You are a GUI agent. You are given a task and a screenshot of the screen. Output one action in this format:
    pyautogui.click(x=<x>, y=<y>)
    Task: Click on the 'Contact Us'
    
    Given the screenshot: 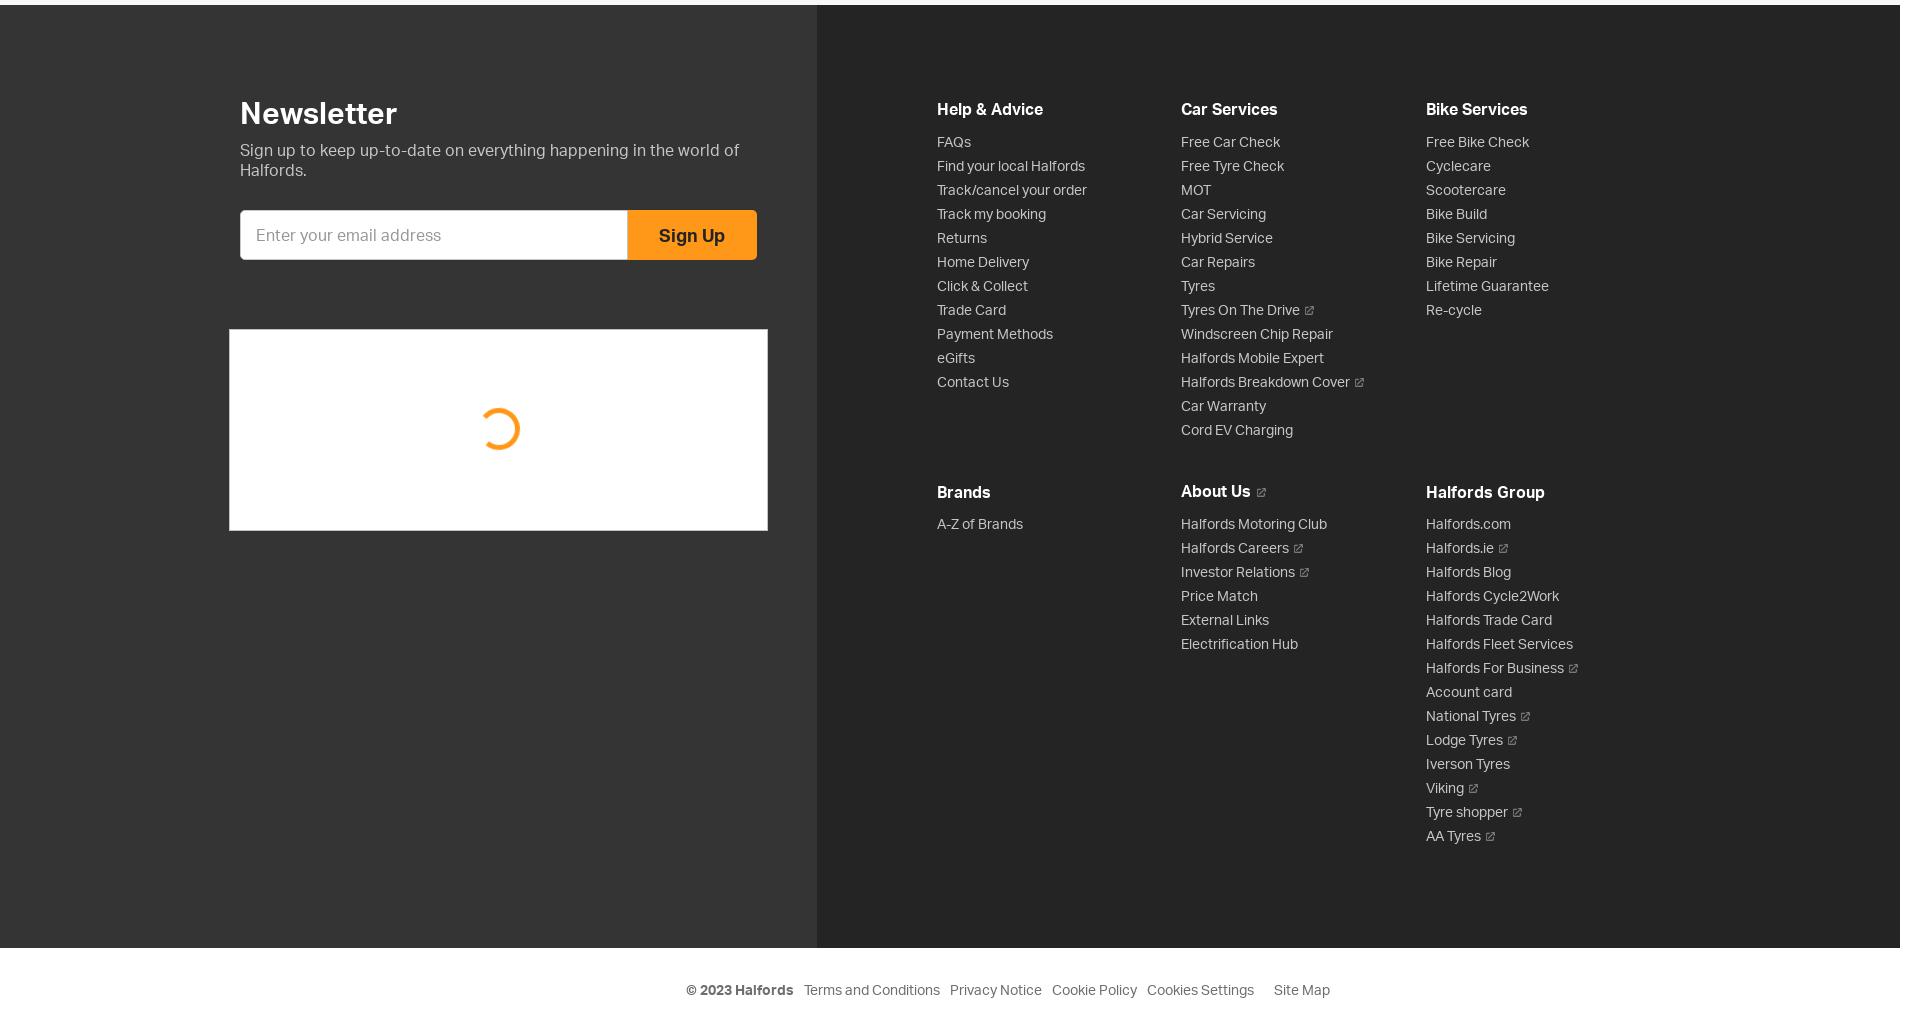 What is the action you would take?
    pyautogui.click(x=937, y=380)
    